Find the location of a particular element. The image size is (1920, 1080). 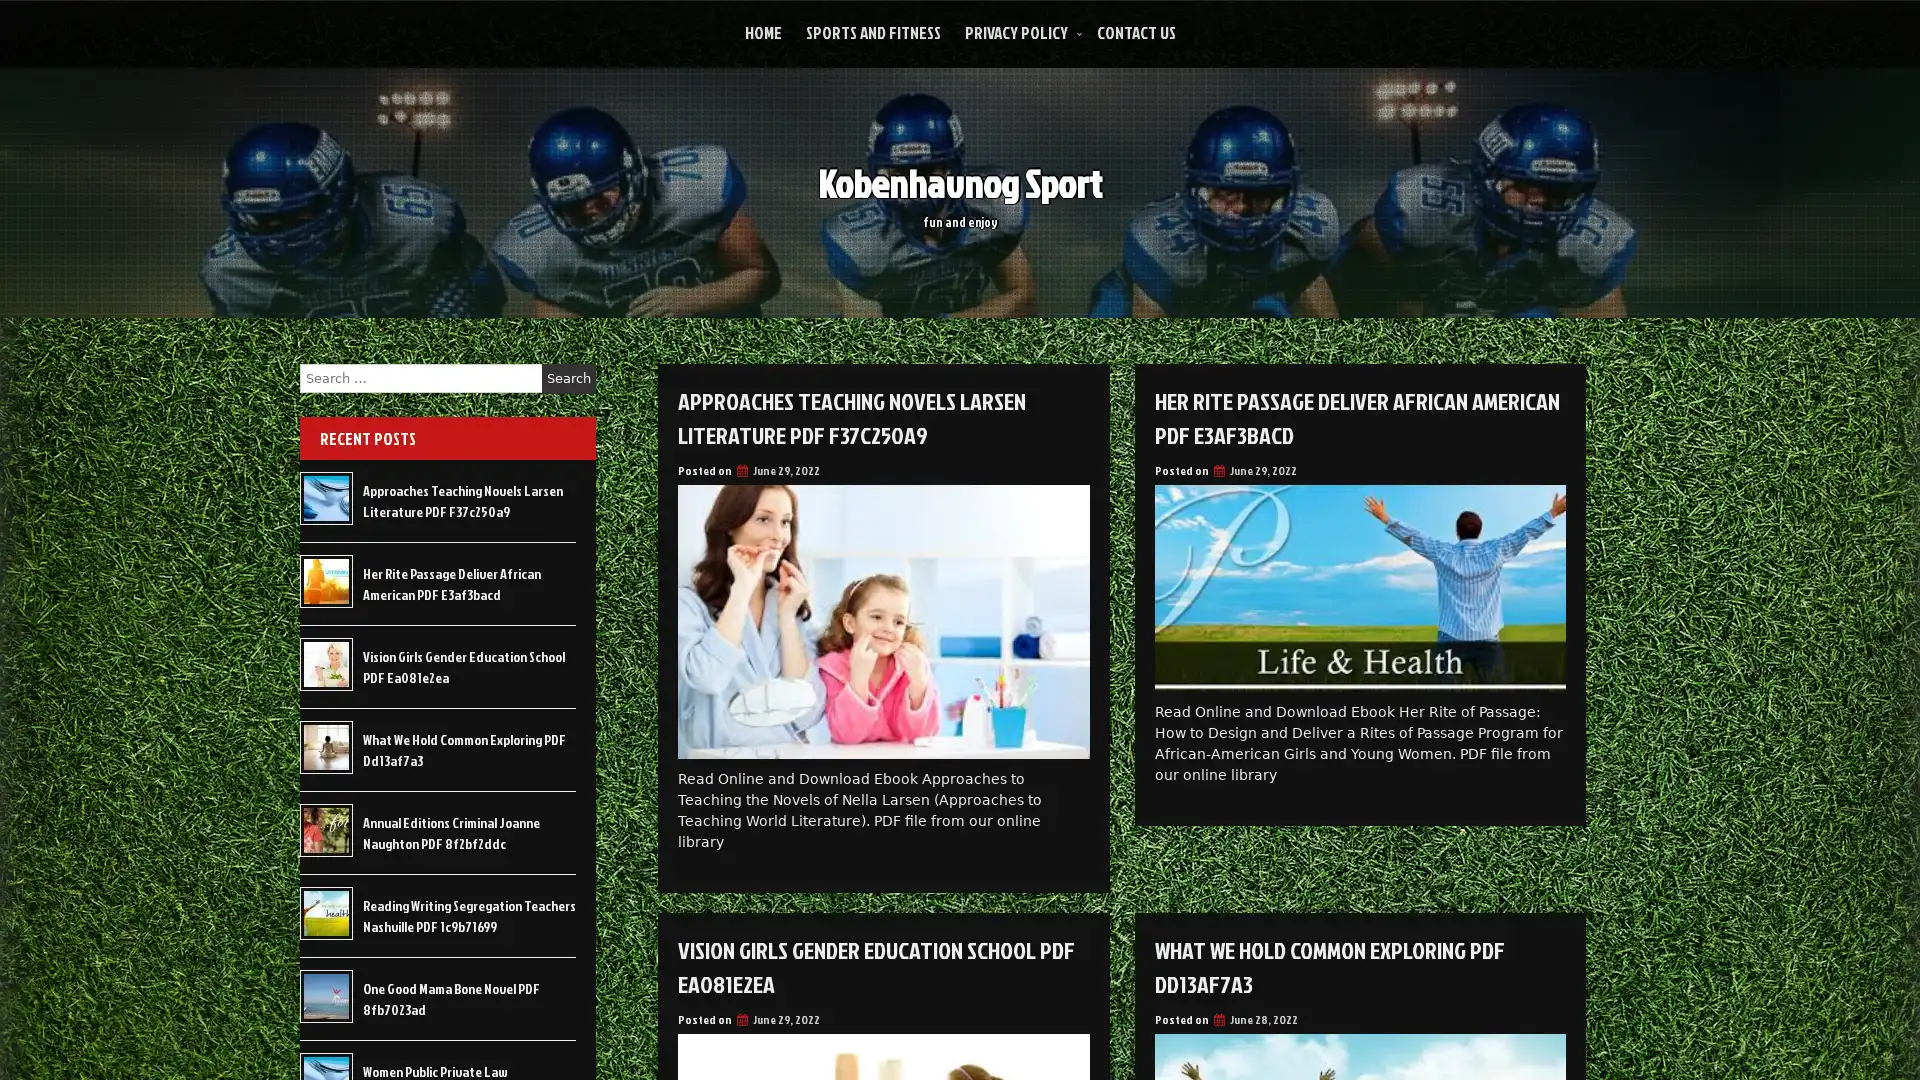

Search is located at coordinates (568, 378).